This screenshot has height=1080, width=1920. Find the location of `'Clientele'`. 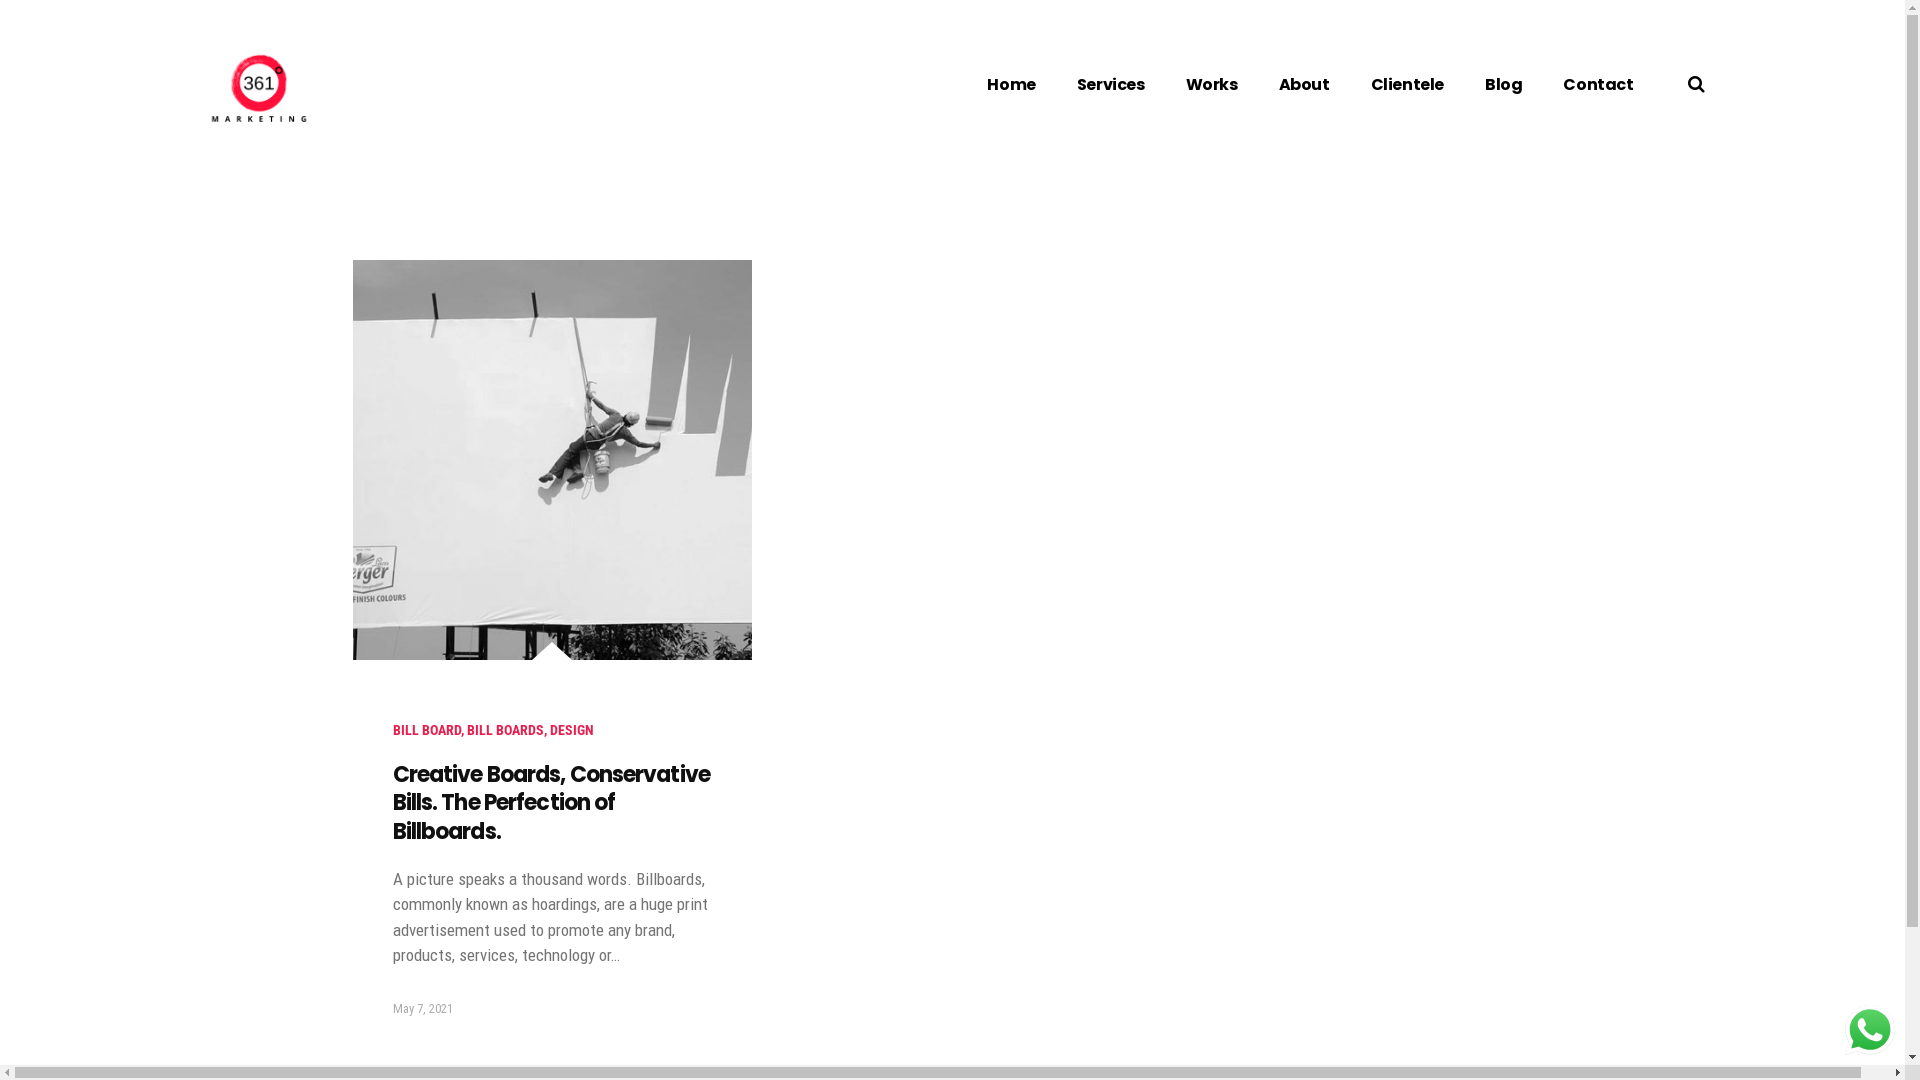

'Clientele' is located at coordinates (1406, 83).